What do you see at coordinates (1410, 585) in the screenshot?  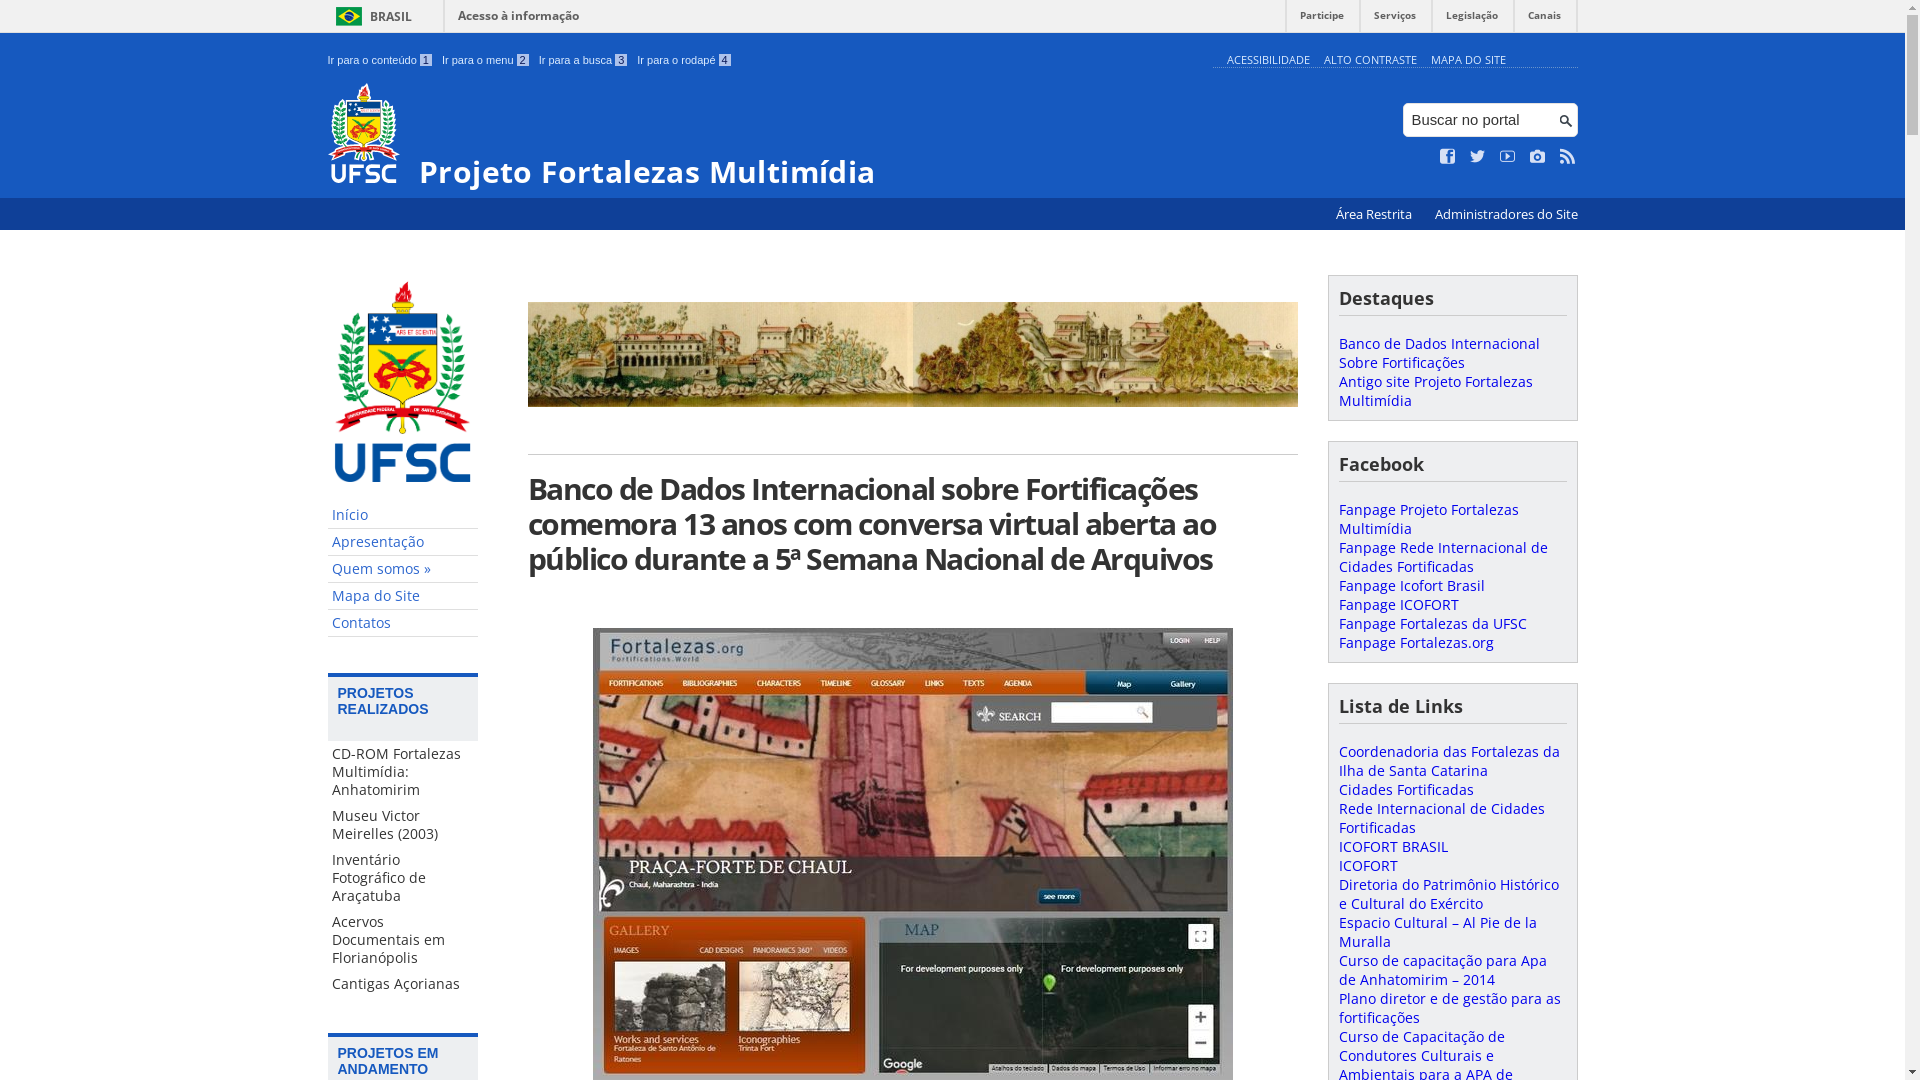 I see `'Fanpage Icofort Brasil'` at bounding box center [1410, 585].